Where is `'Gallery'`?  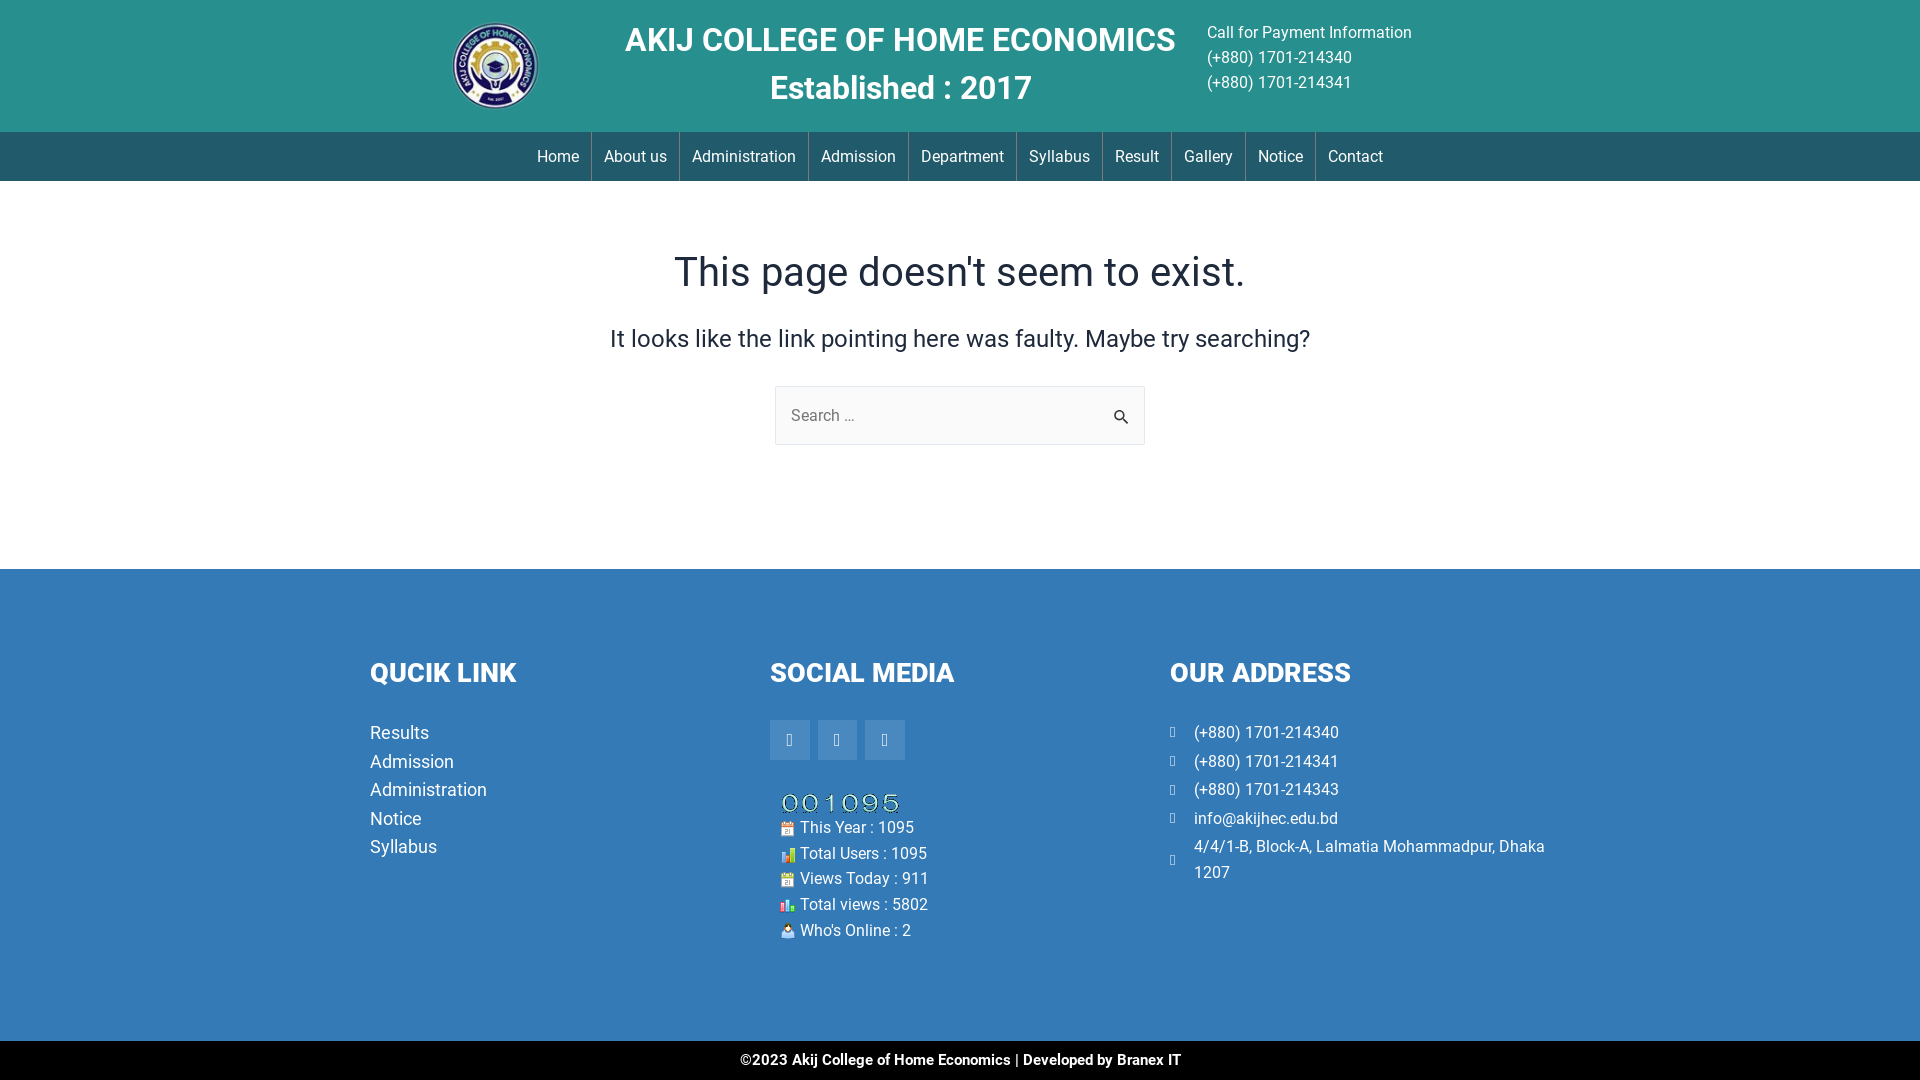 'Gallery' is located at coordinates (1207, 155).